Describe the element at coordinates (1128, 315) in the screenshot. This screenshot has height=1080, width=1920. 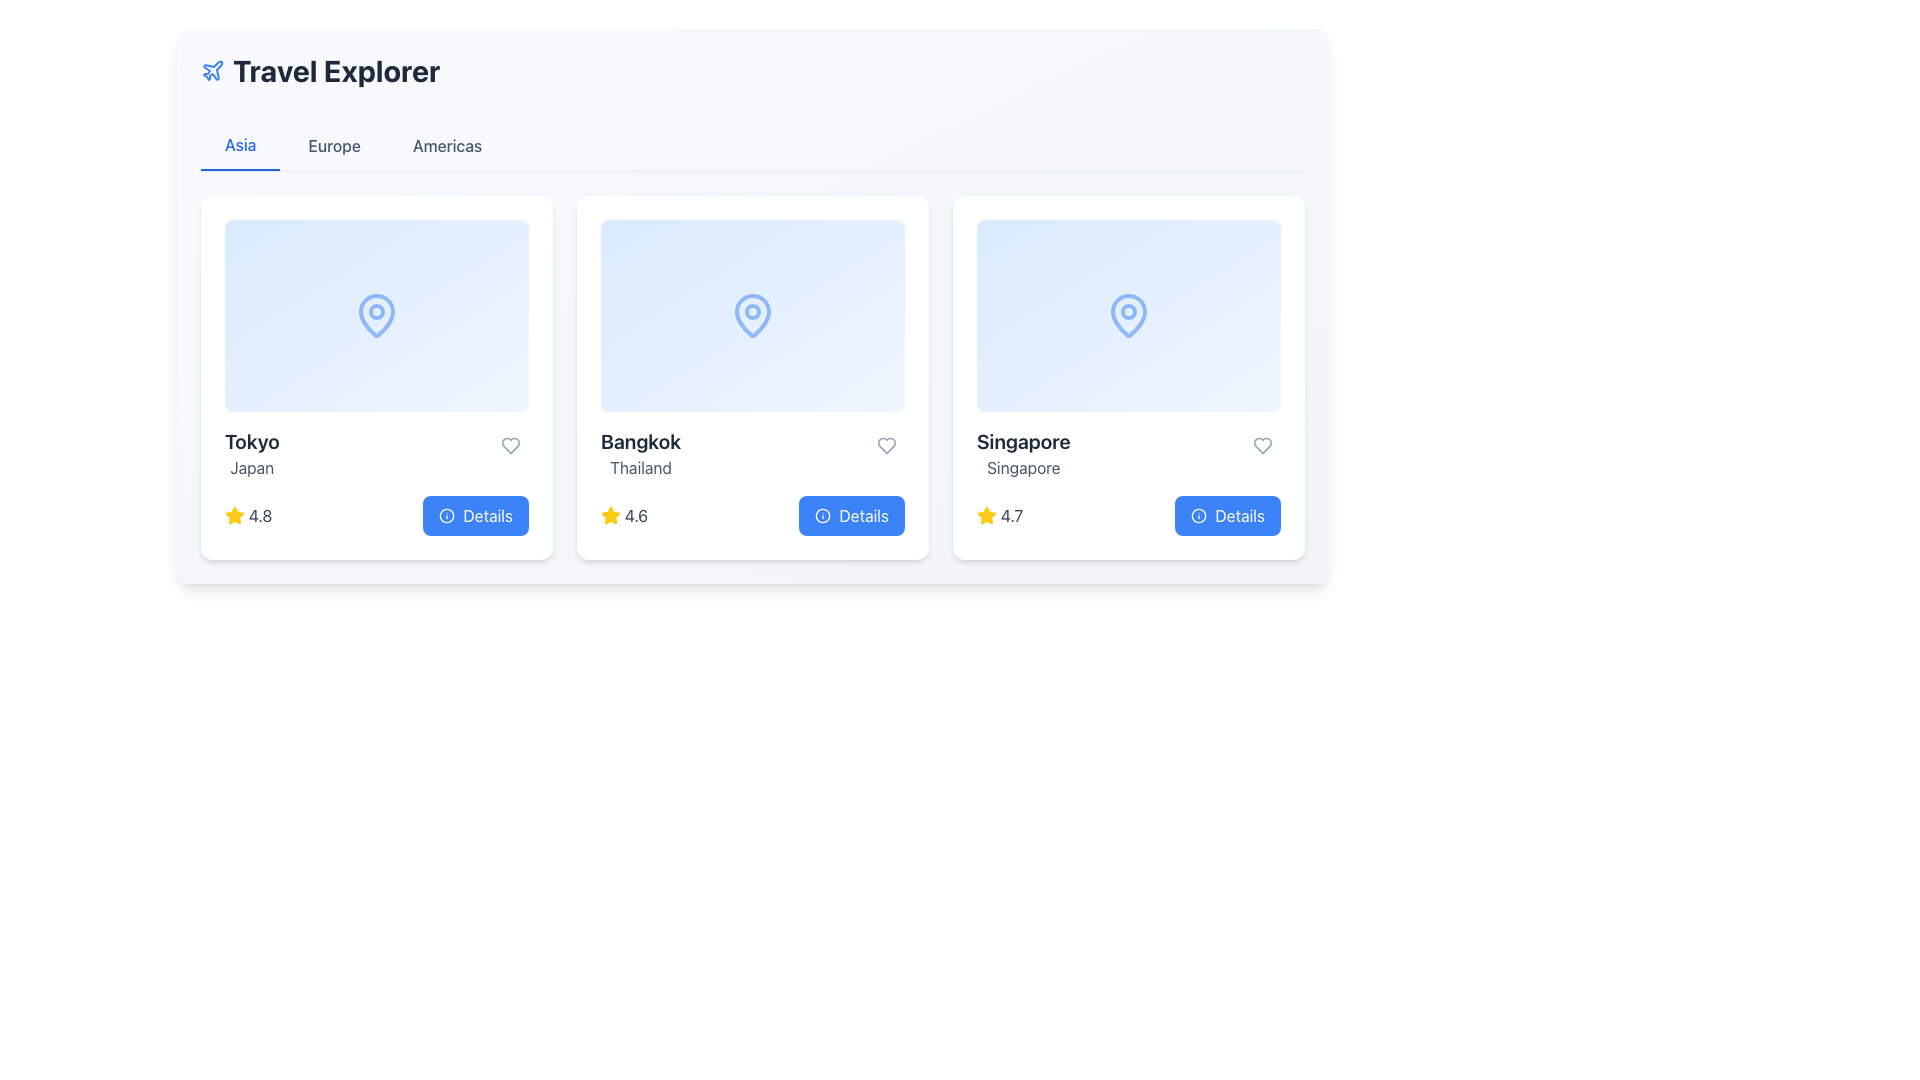
I see `the location marker icon located within the rightmost card labeled 'Singapore', which is positioned beneath a blue rectangular area` at that location.